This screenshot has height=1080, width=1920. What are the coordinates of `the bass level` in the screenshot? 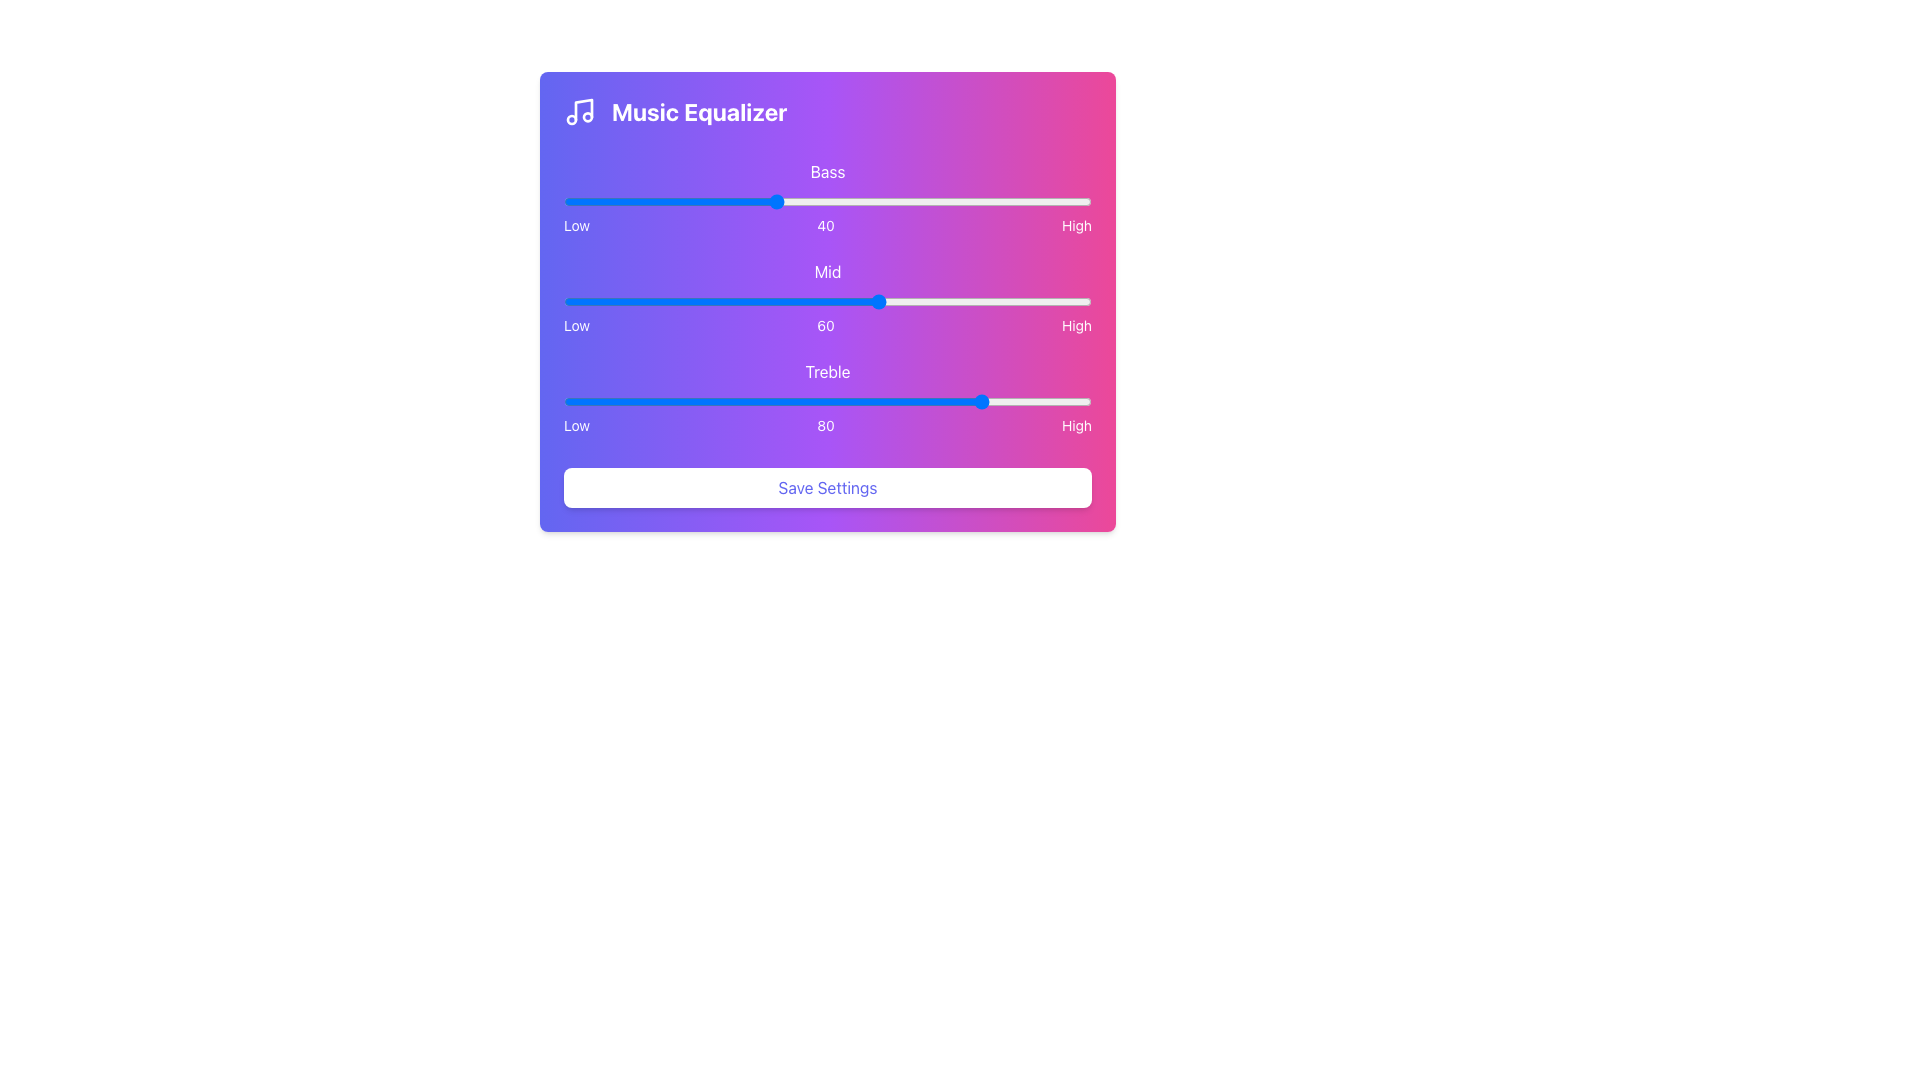 It's located at (578, 201).